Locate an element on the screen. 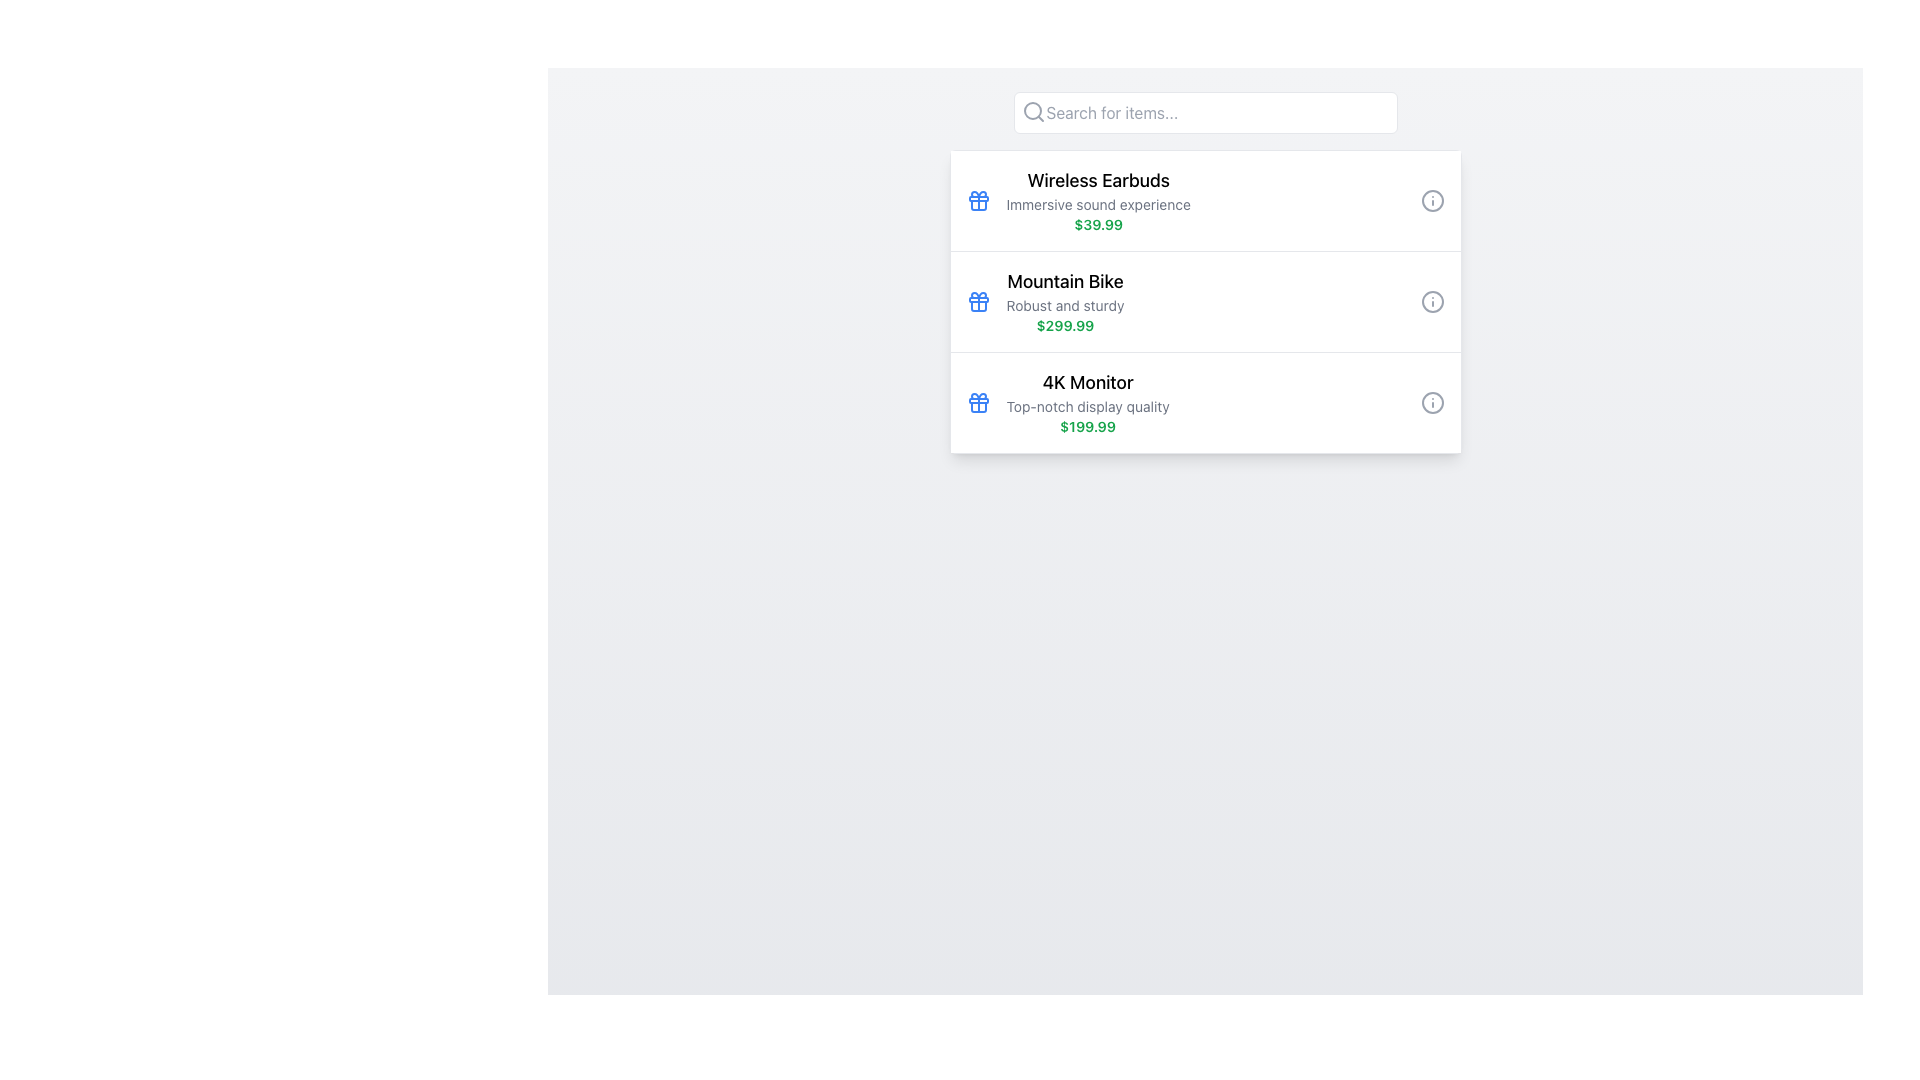  the gift box icon displayed in blue color, located to the left of the 'Wireless Earbuds' section title is located at coordinates (978, 200).